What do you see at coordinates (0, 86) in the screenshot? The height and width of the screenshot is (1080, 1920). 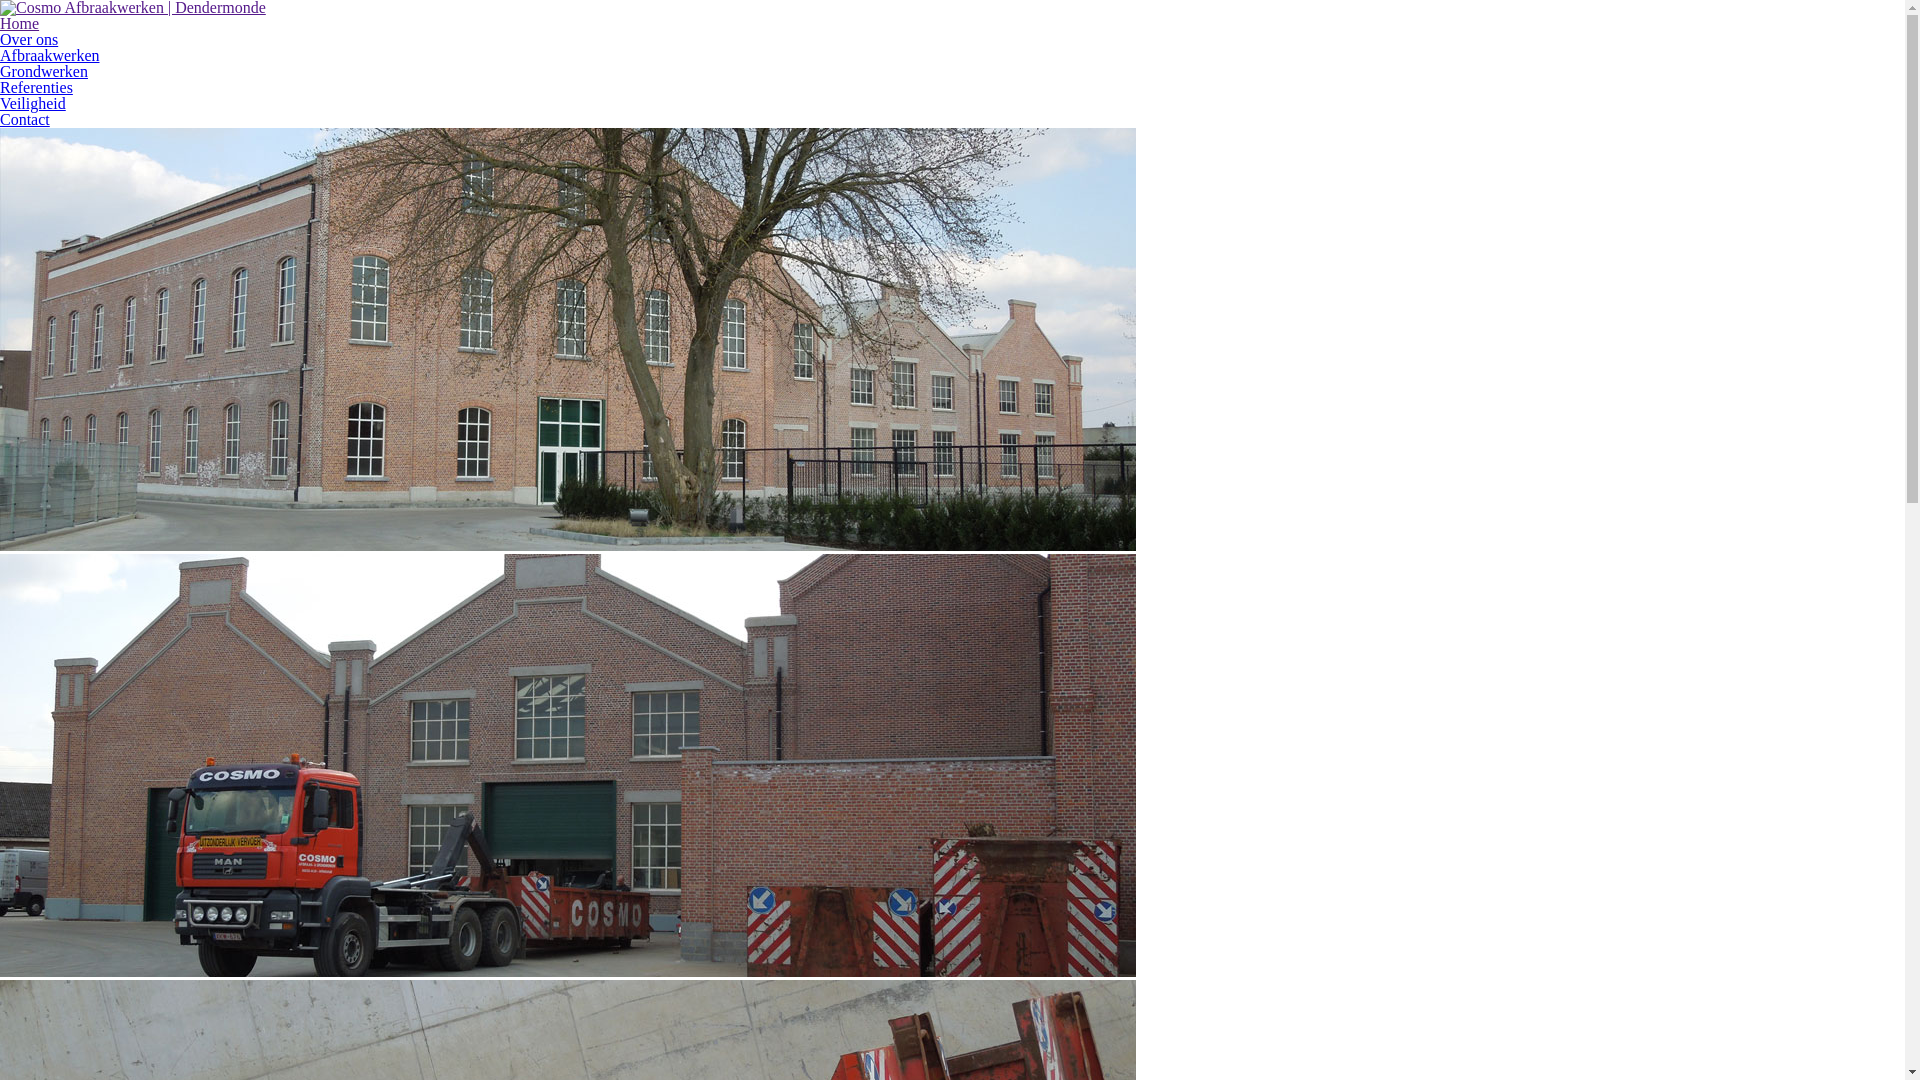 I see `'Referenties'` at bounding box center [0, 86].